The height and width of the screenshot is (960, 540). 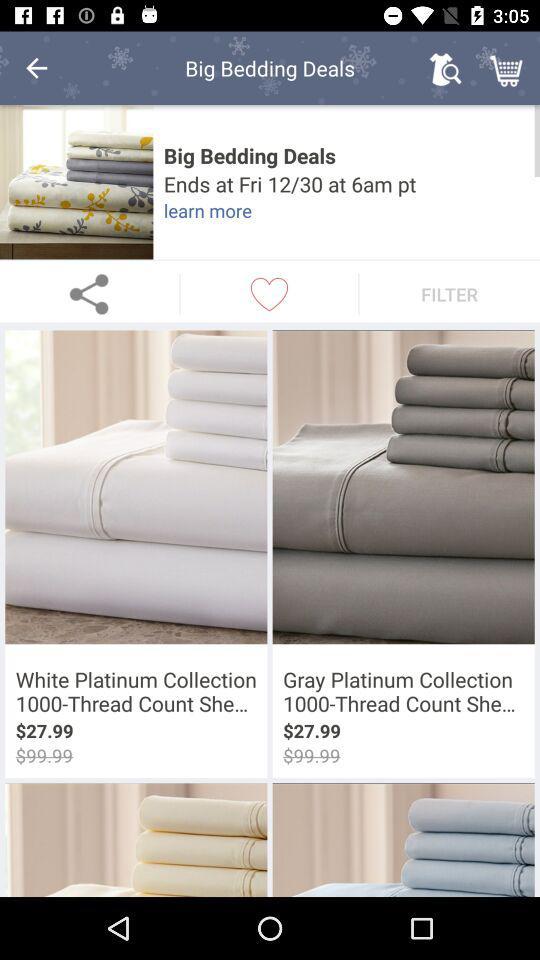 What do you see at coordinates (75, 182) in the screenshot?
I see `advertised image screen` at bounding box center [75, 182].